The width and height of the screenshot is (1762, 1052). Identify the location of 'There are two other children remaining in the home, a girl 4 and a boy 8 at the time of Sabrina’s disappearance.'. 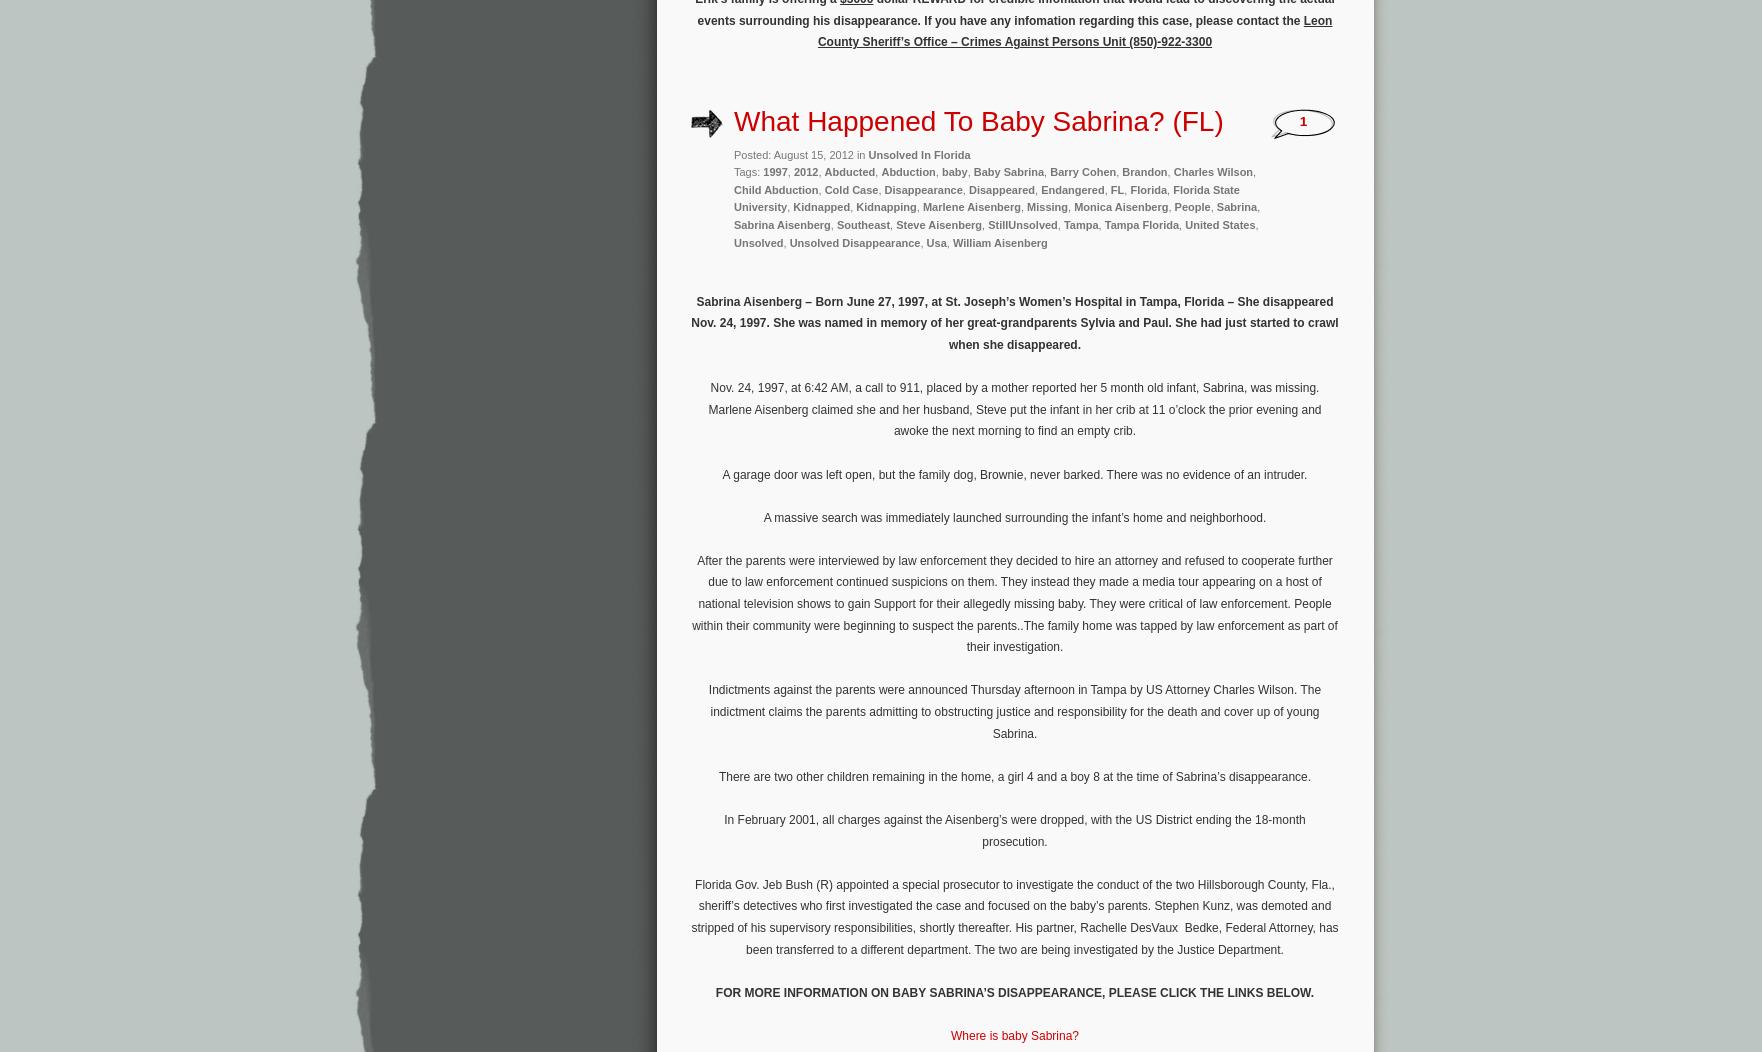
(1014, 774).